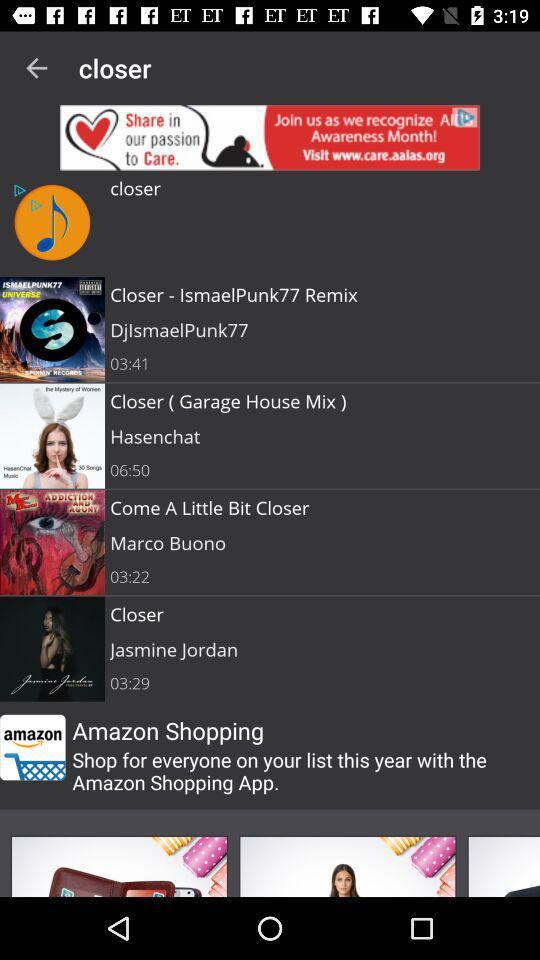 The height and width of the screenshot is (960, 540). Describe the element at coordinates (502, 865) in the screenshot. I see `image page` at that location.